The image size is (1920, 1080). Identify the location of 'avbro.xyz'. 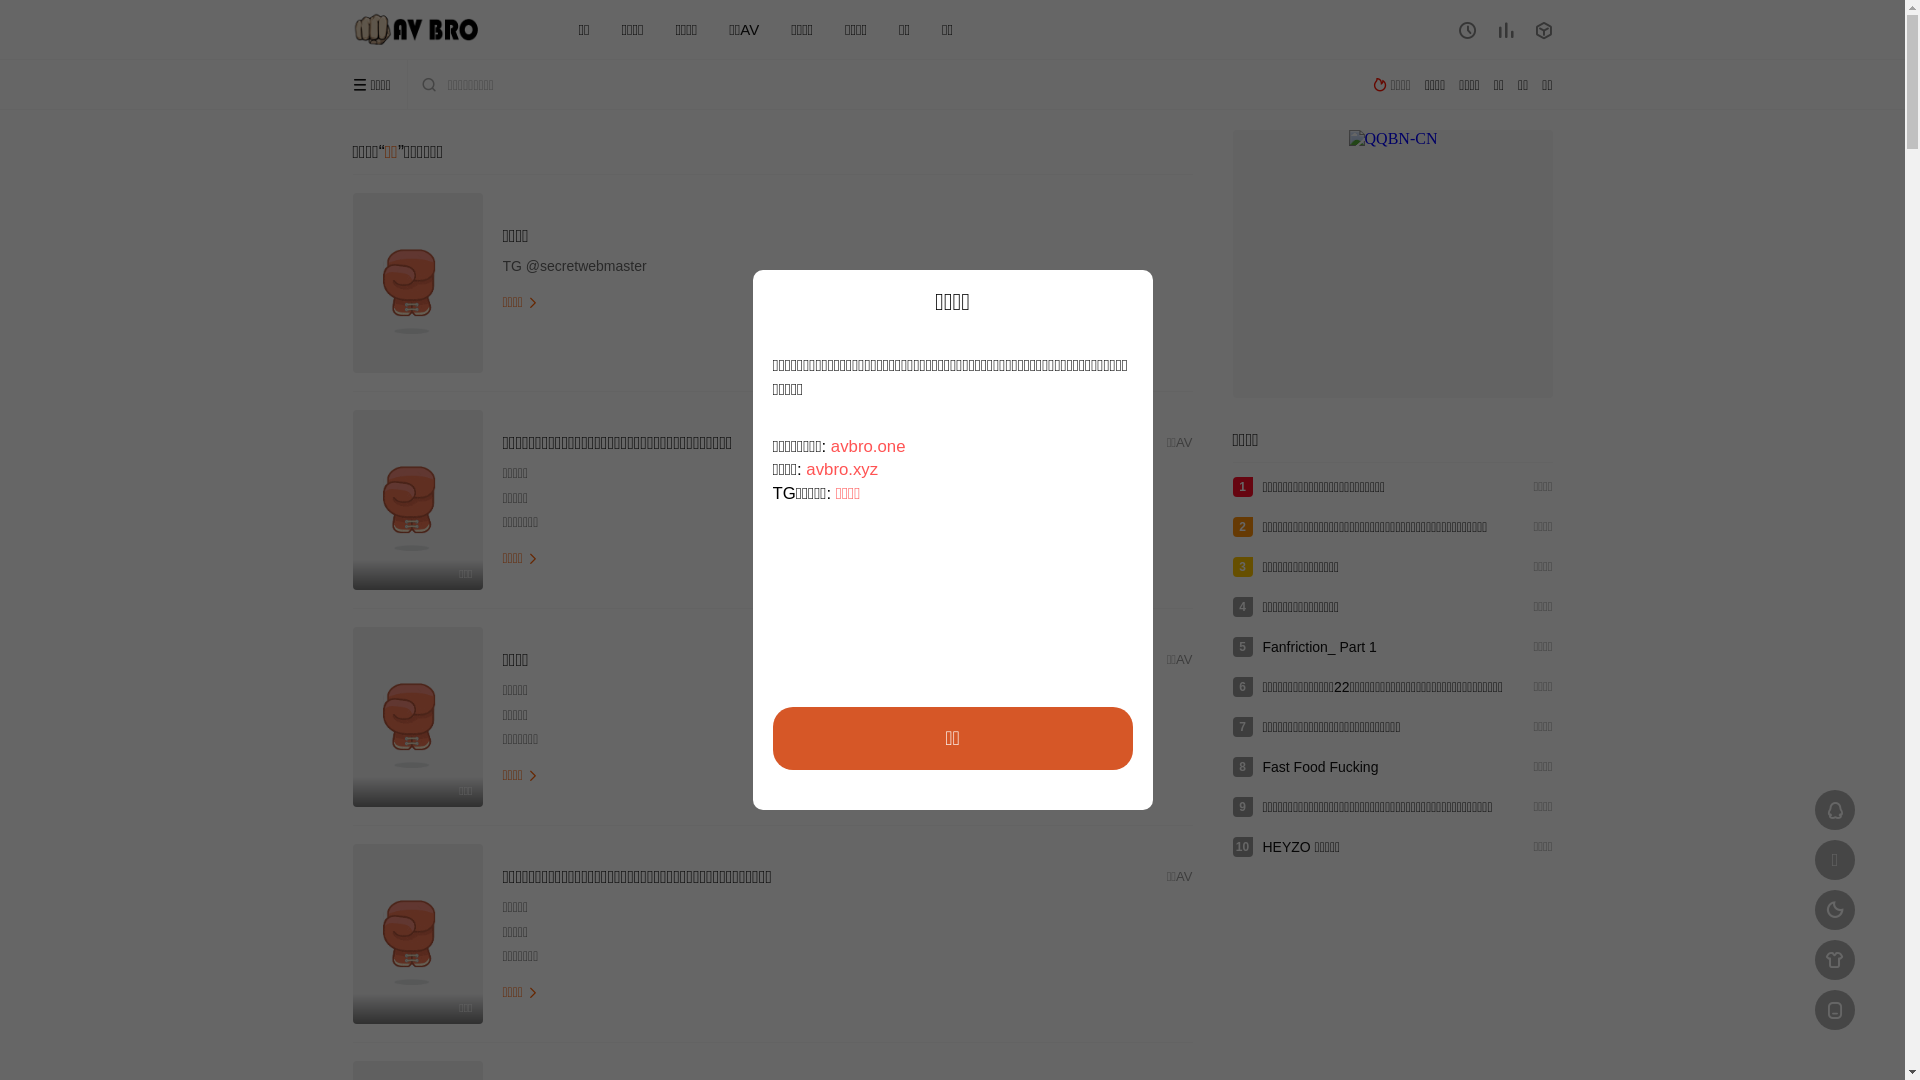
(841, 469).